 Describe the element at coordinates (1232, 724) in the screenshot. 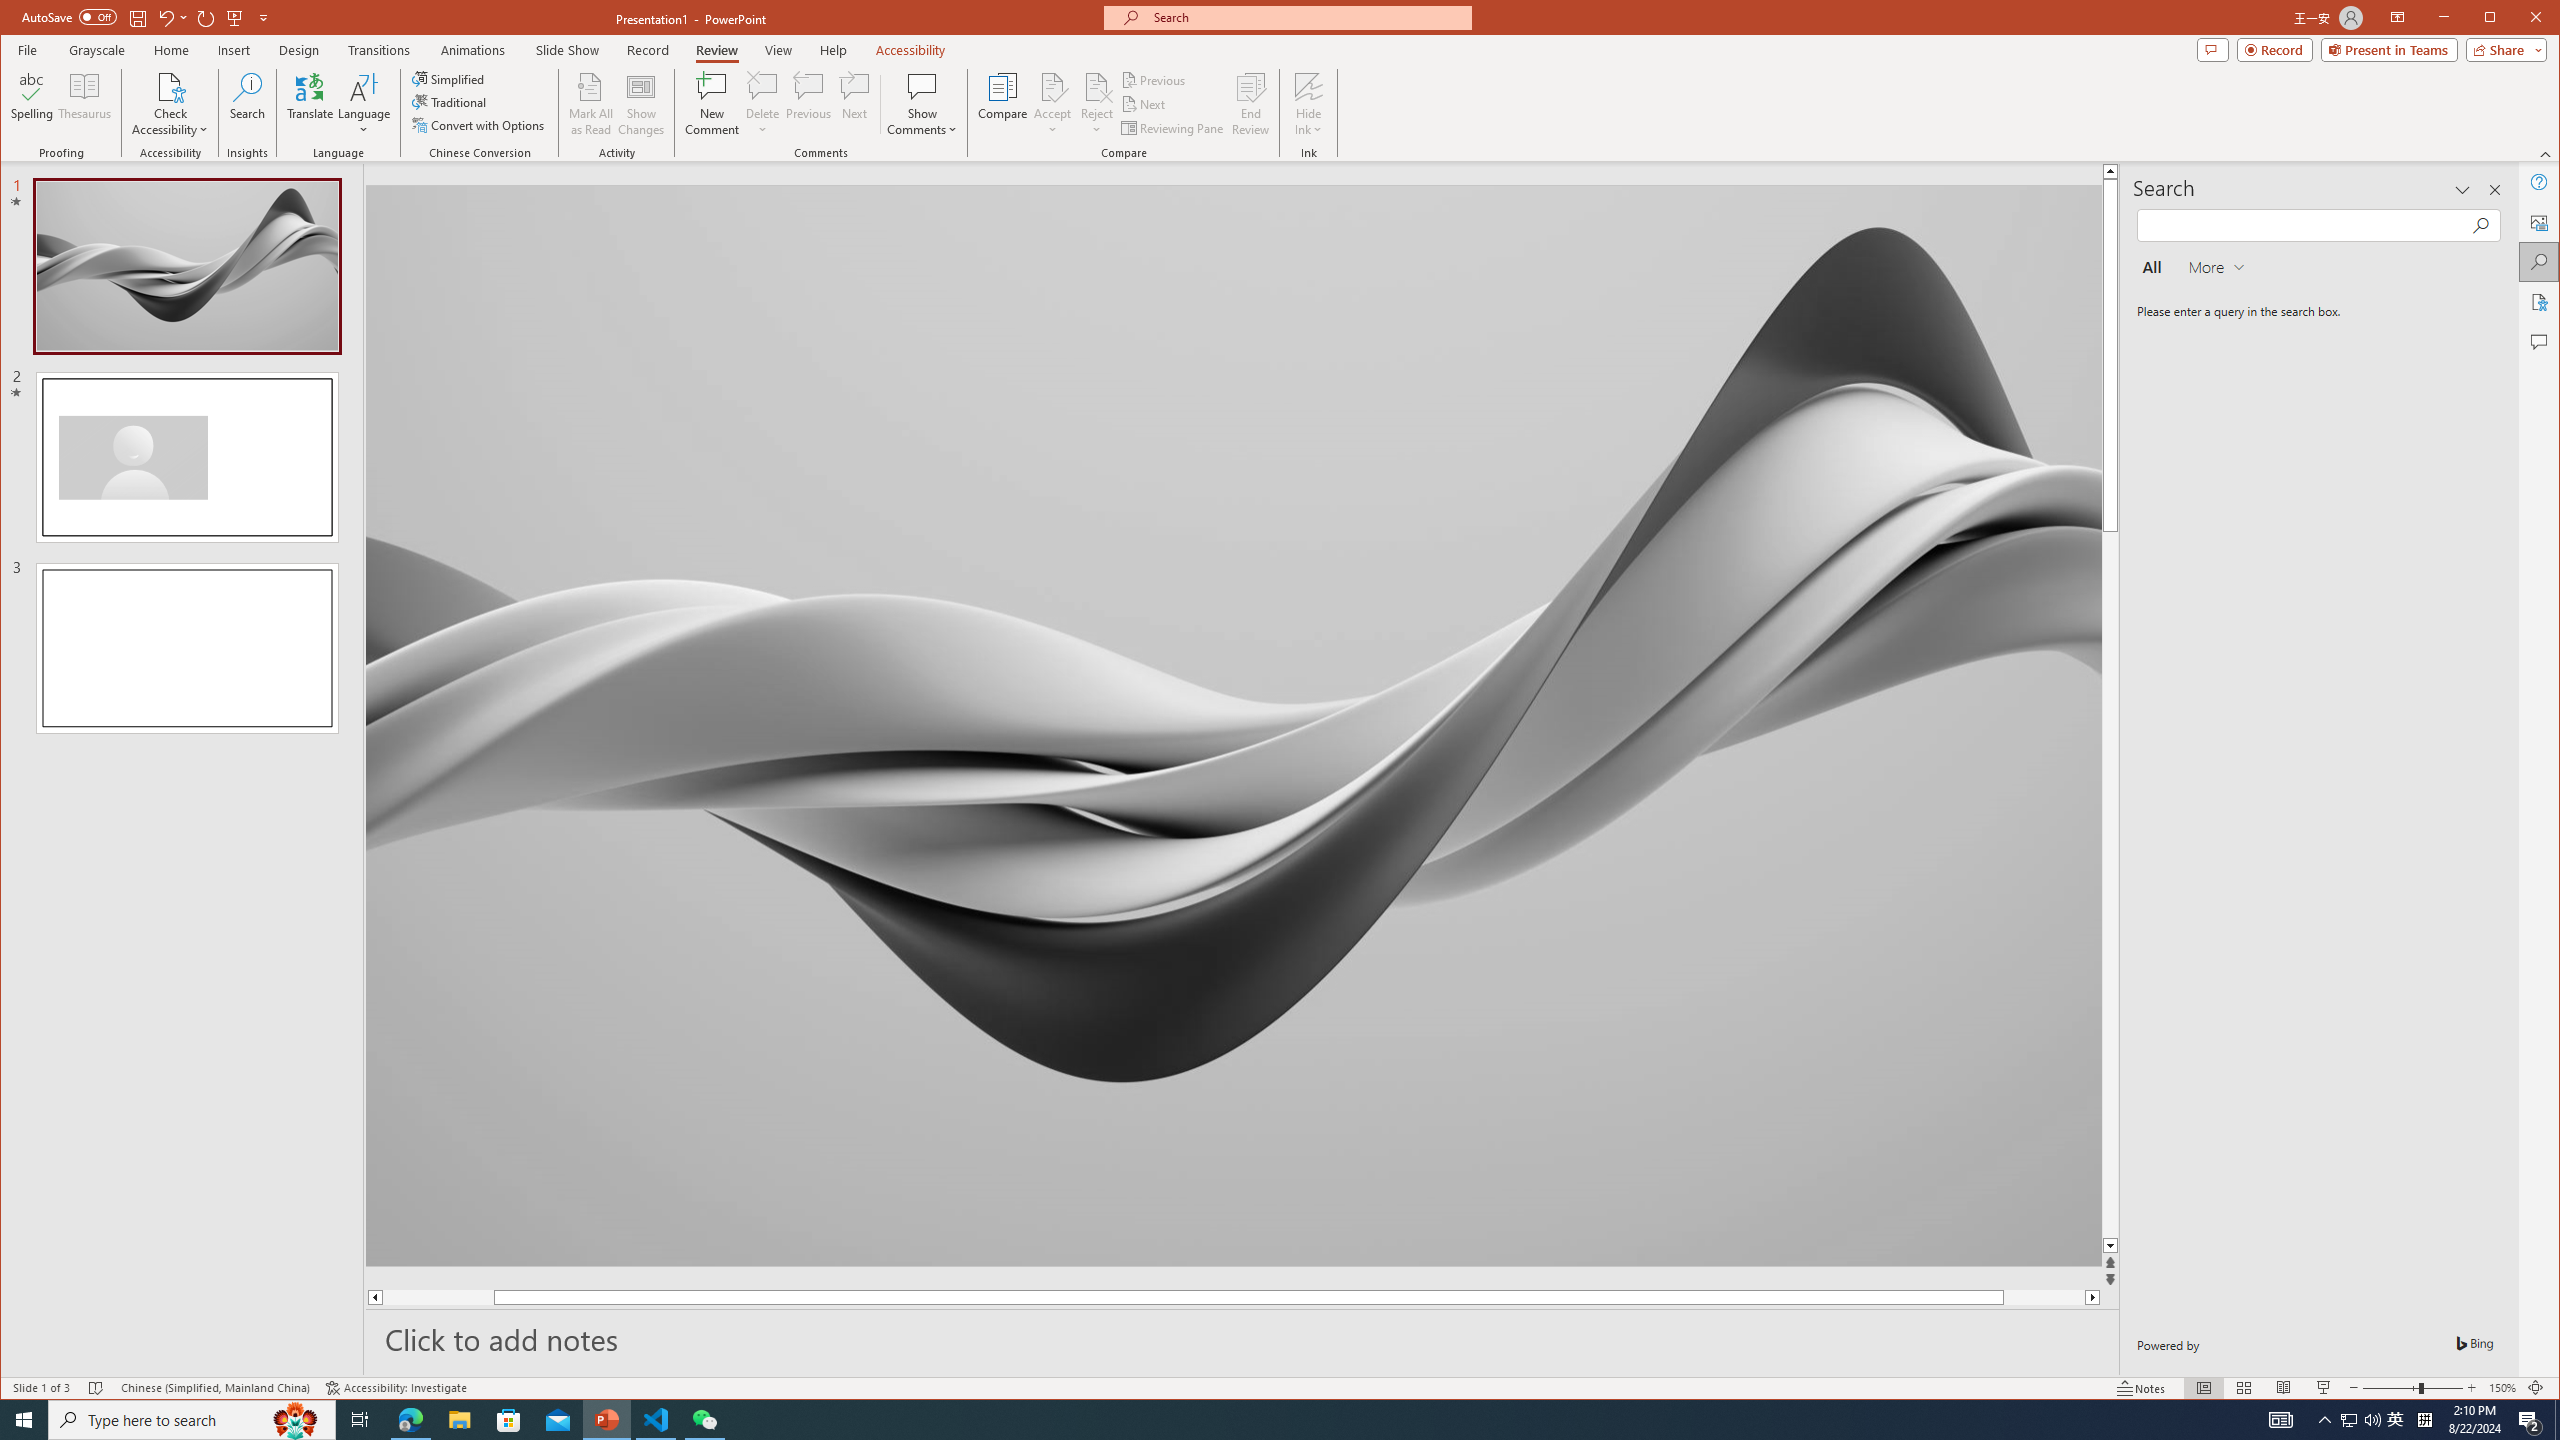

I see `'Wavy 3D art'` at that location.